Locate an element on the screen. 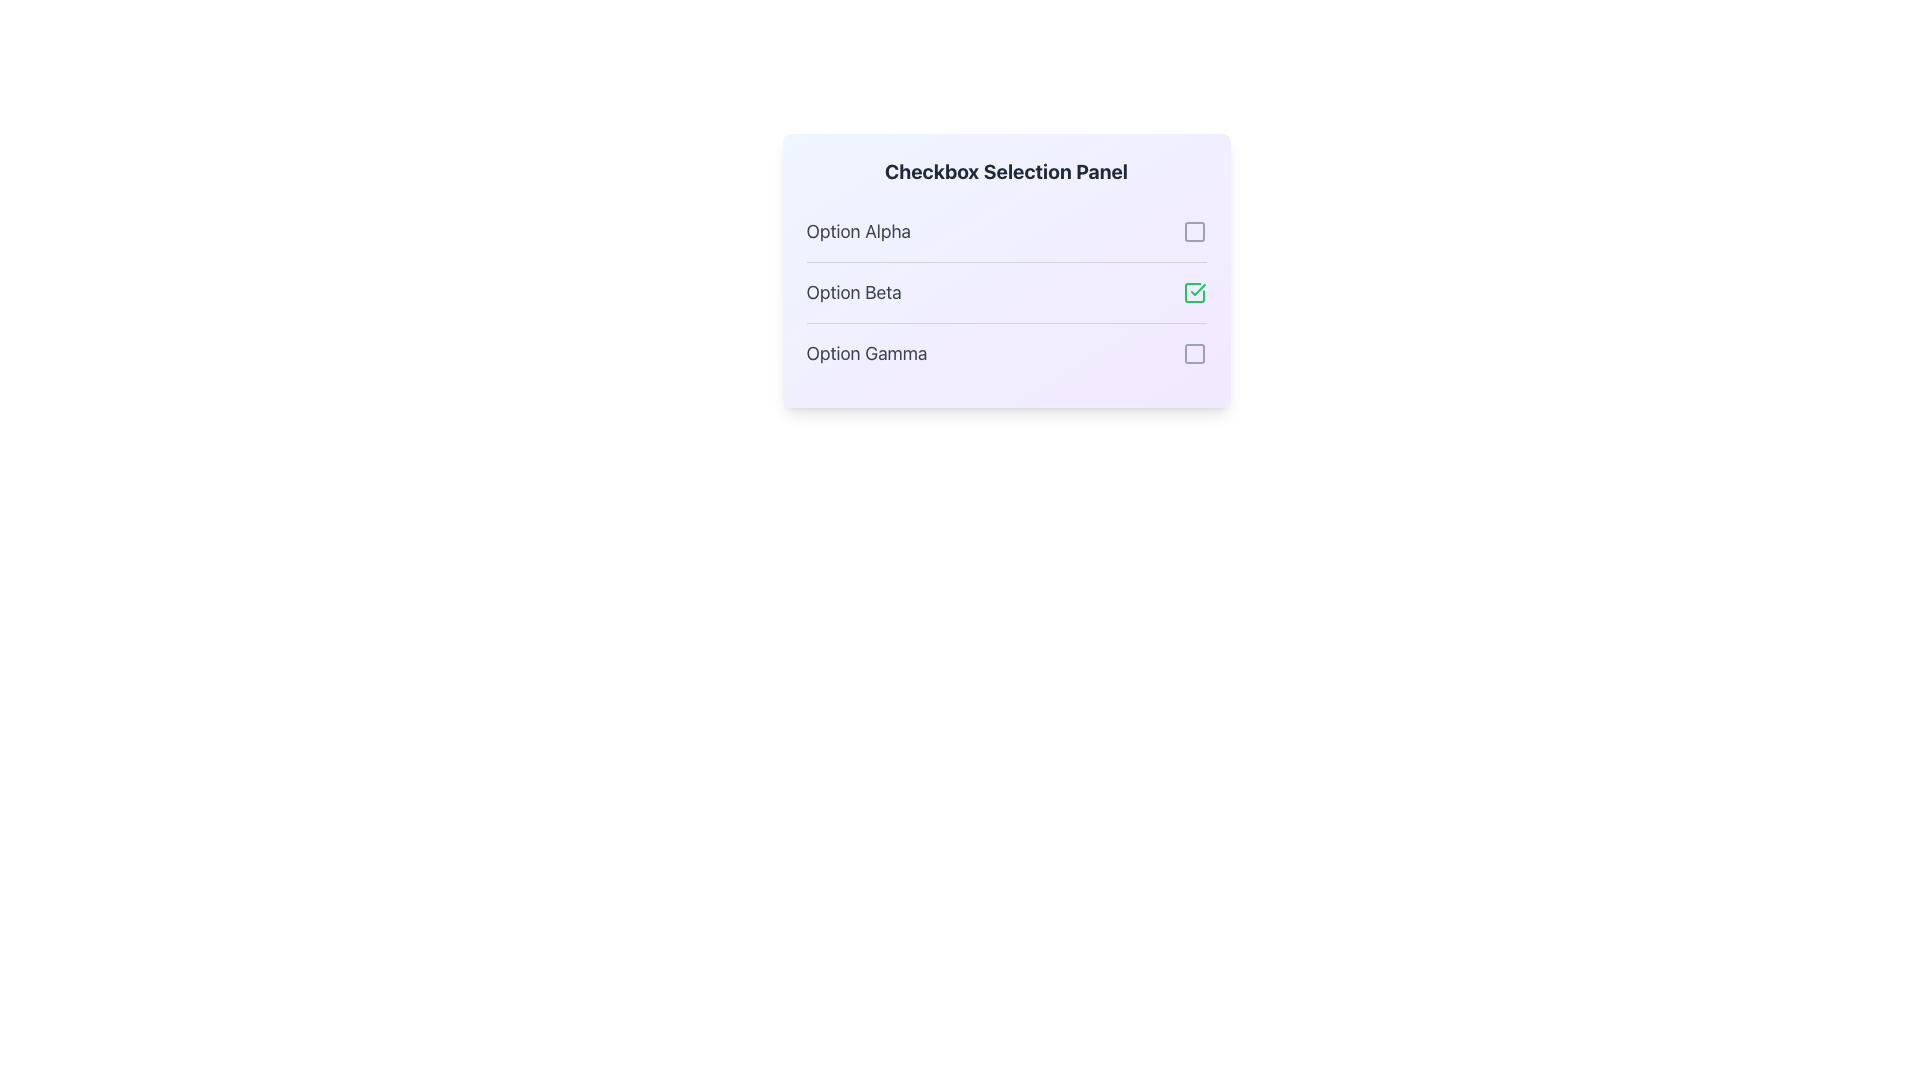  the interactive toggle checkbox for 'Option Gamma' is located at coordinates (1194, 353).